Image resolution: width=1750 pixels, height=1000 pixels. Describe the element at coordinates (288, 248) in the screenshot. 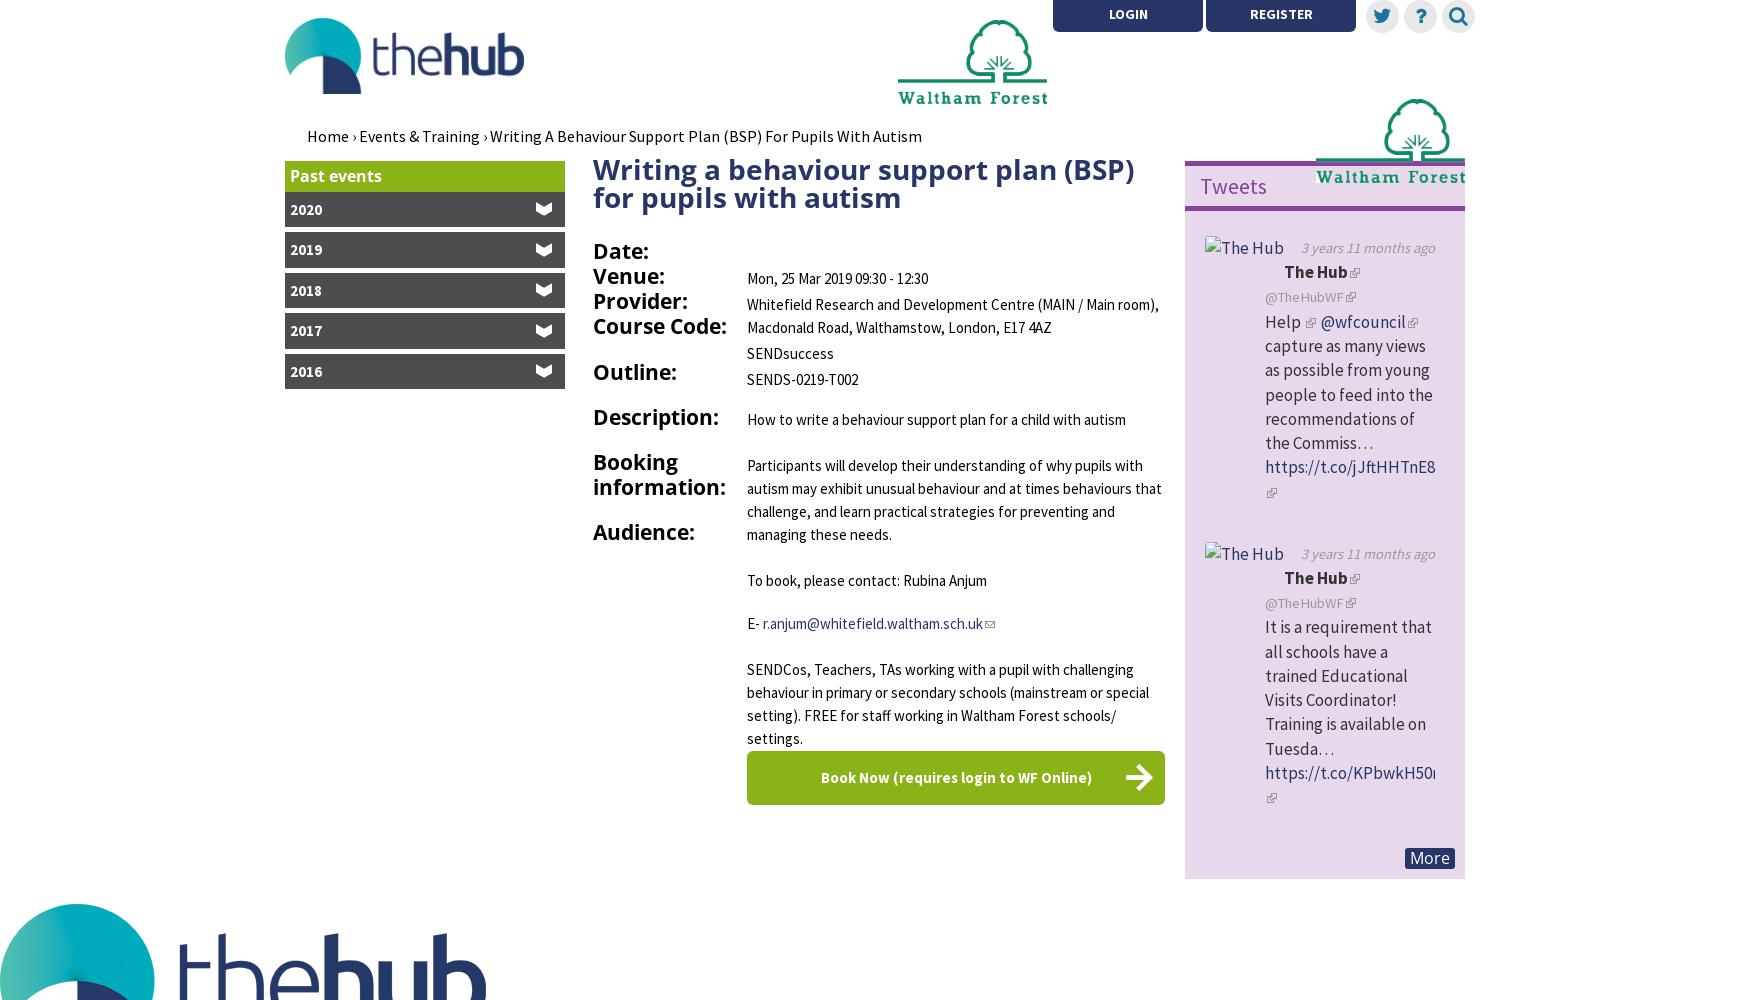

I see `'2019'` at that location.